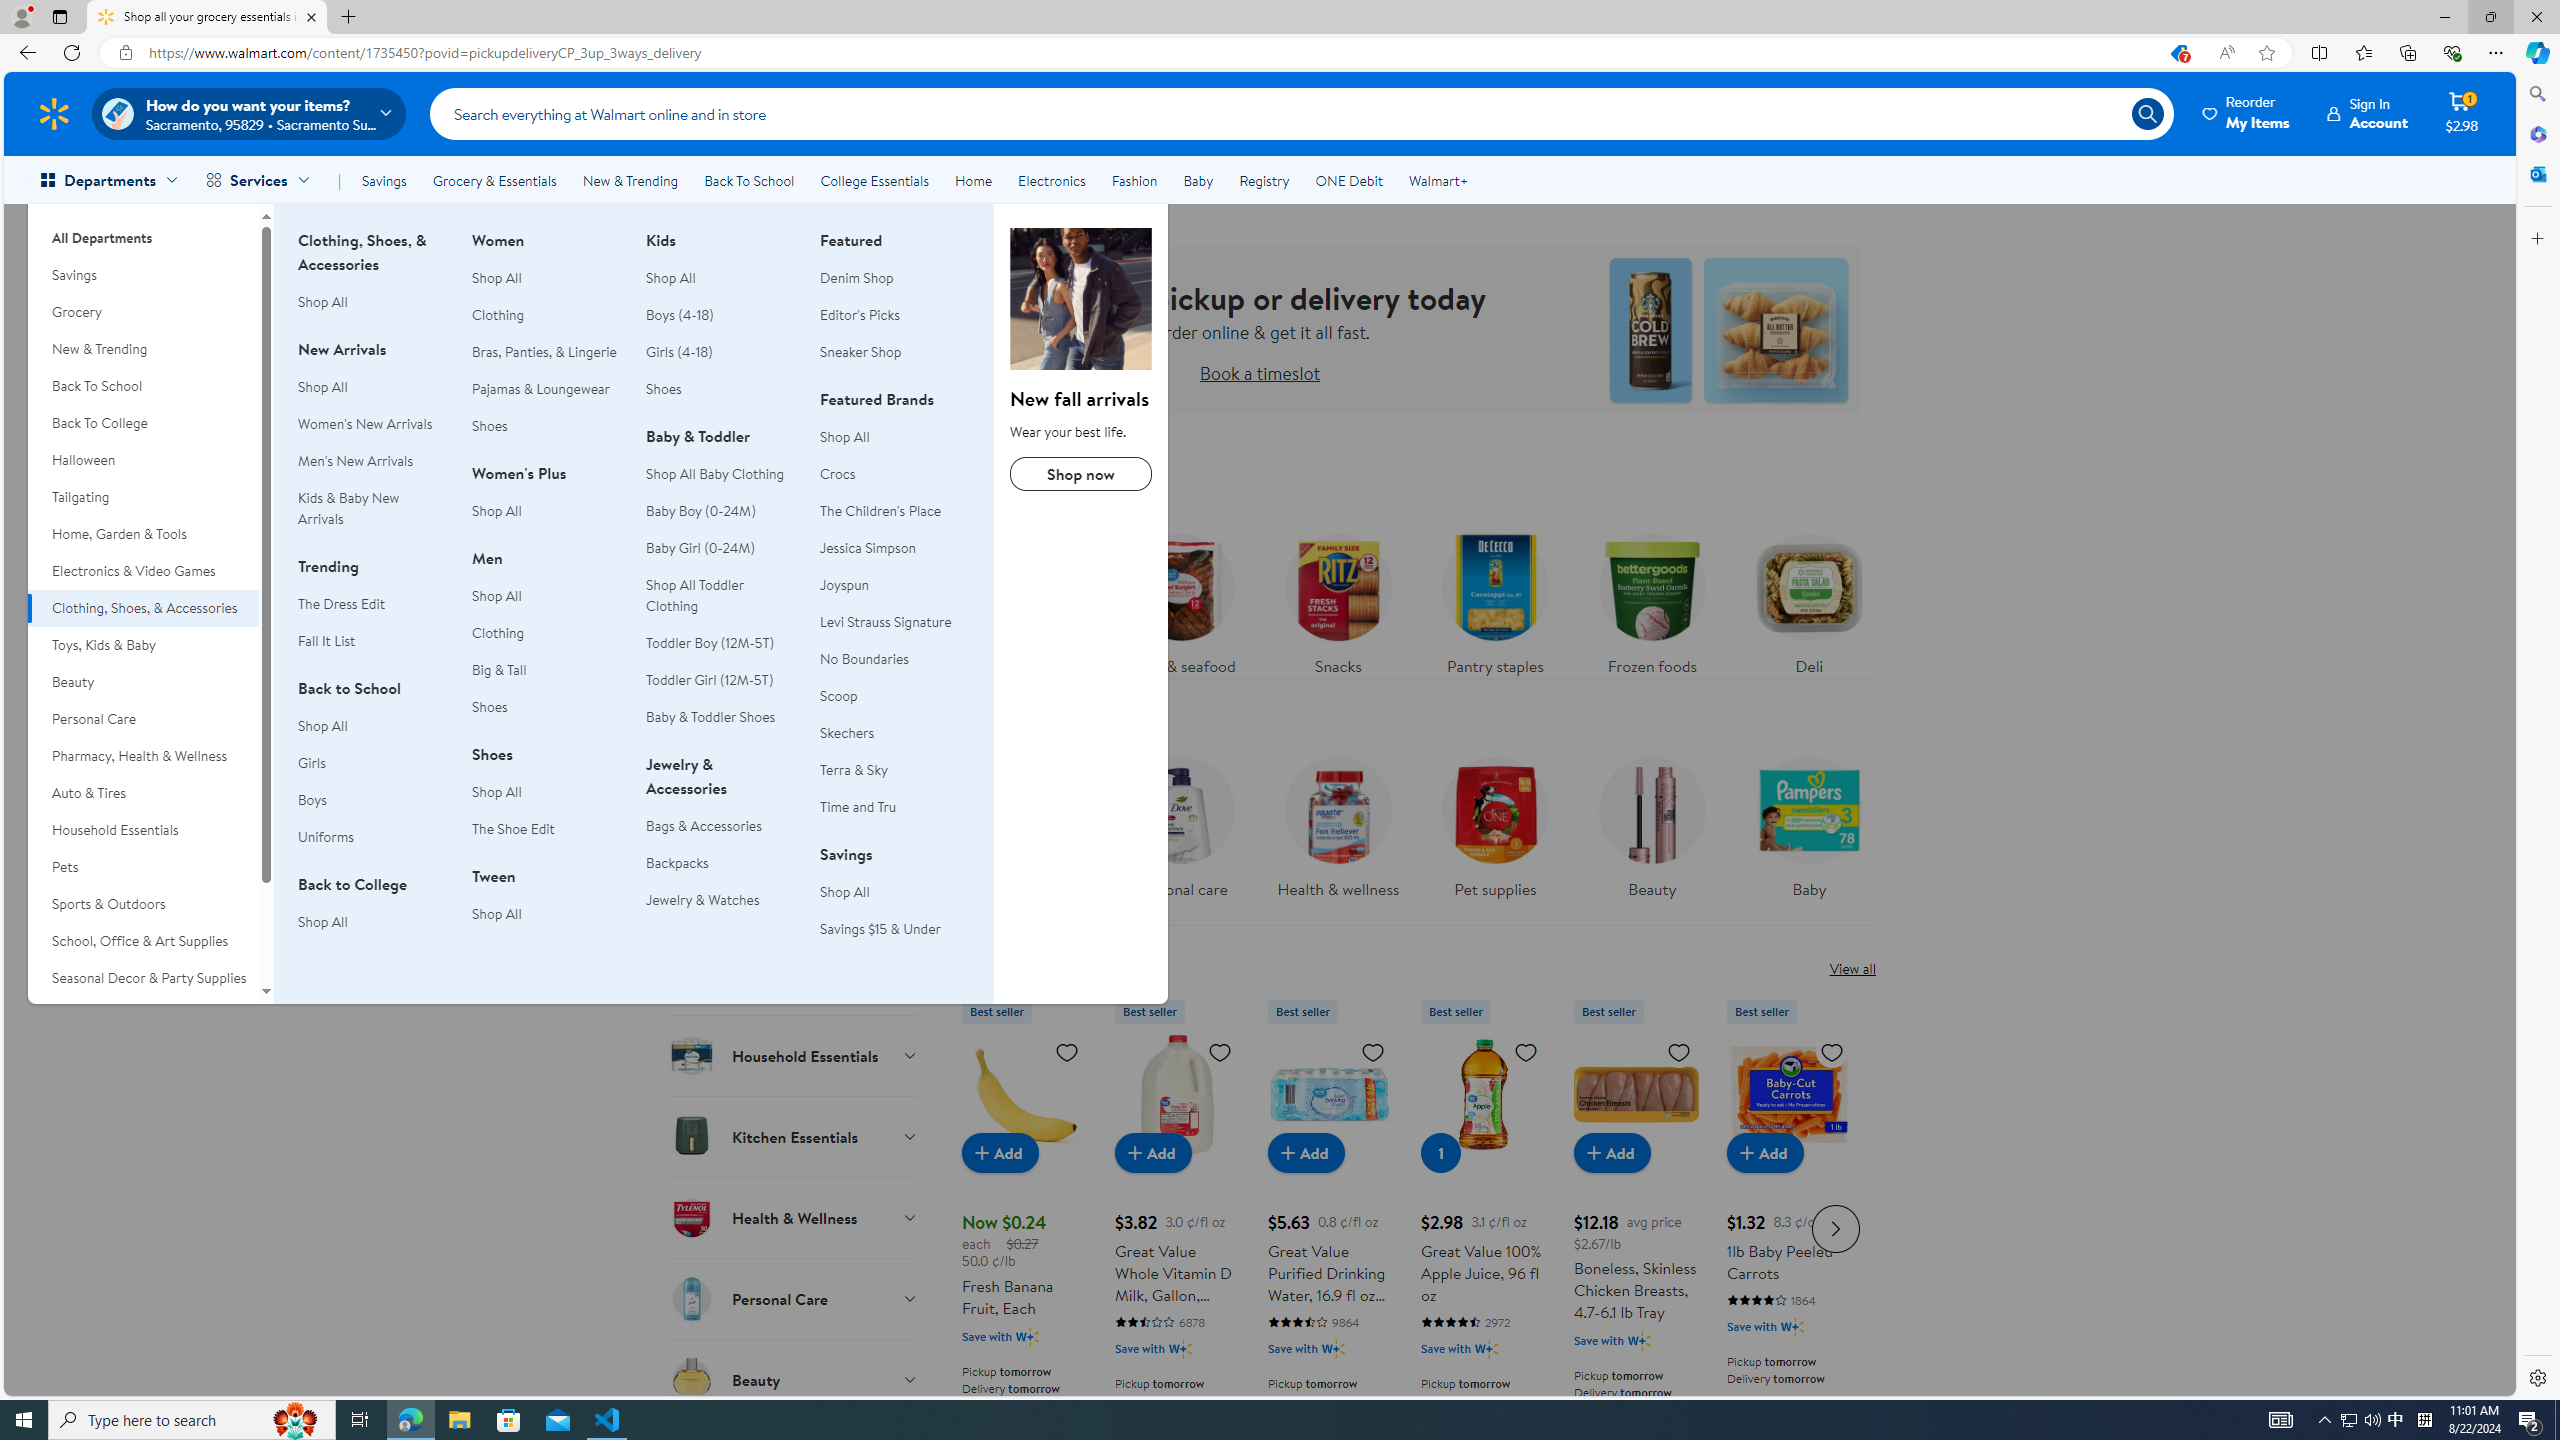 The image size is (2560, 1440). I want to click on 'Big & Tall', so click(498, 669).